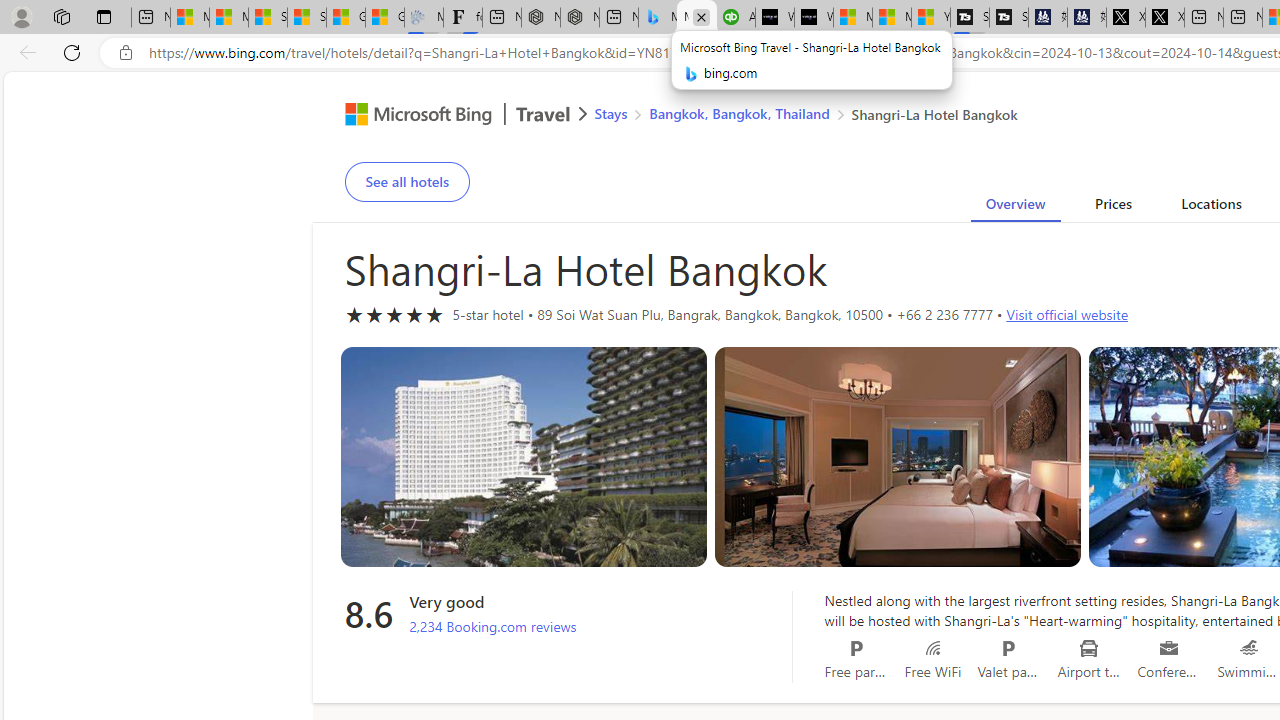 The width and height of the screenshot is (1280, 720). Describe the element at coordinates (735, 17) in the screenshot. I see `'Accounting Software for Accountants, CPAs and Bookkeepers'` at that location.